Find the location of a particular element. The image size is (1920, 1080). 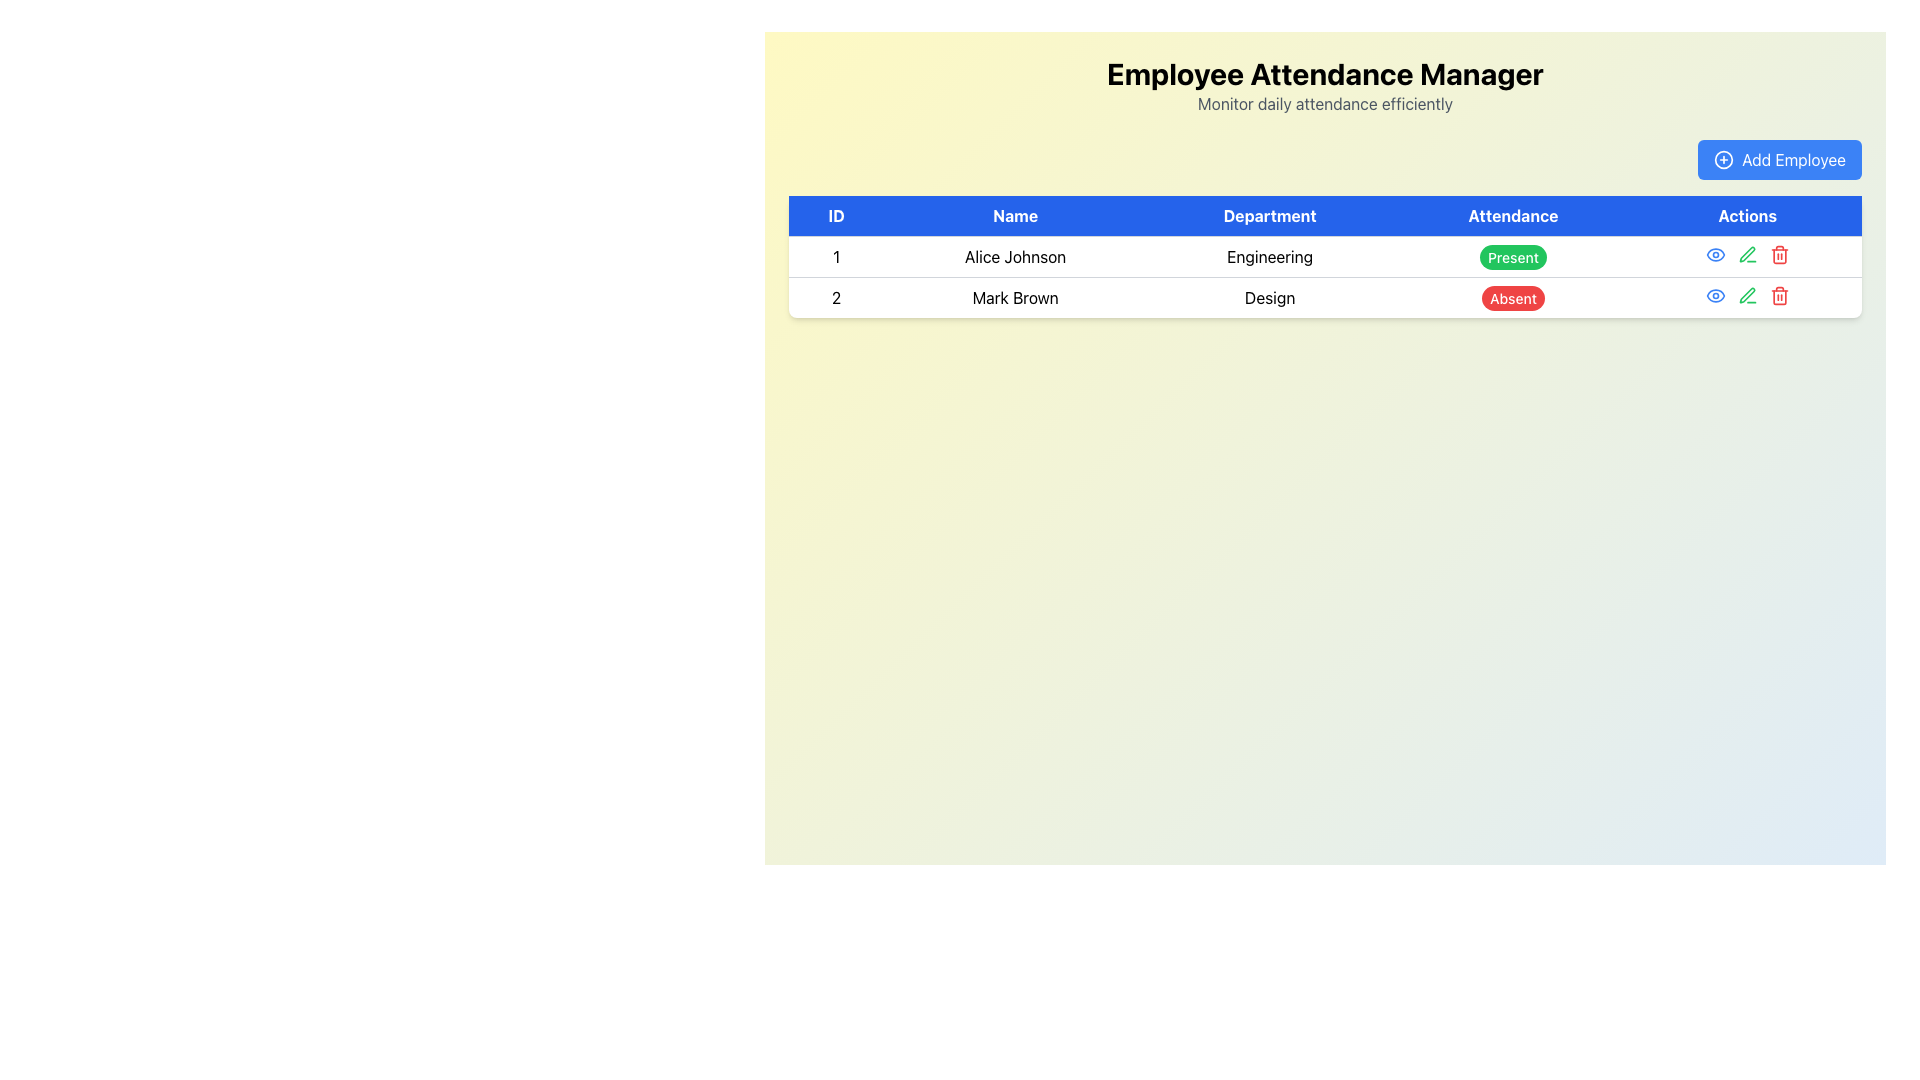

the outer contour of the eye-shaped icon in the 'Actions' column of the second row of the attendance management table is located at coordinates (1714, 253).